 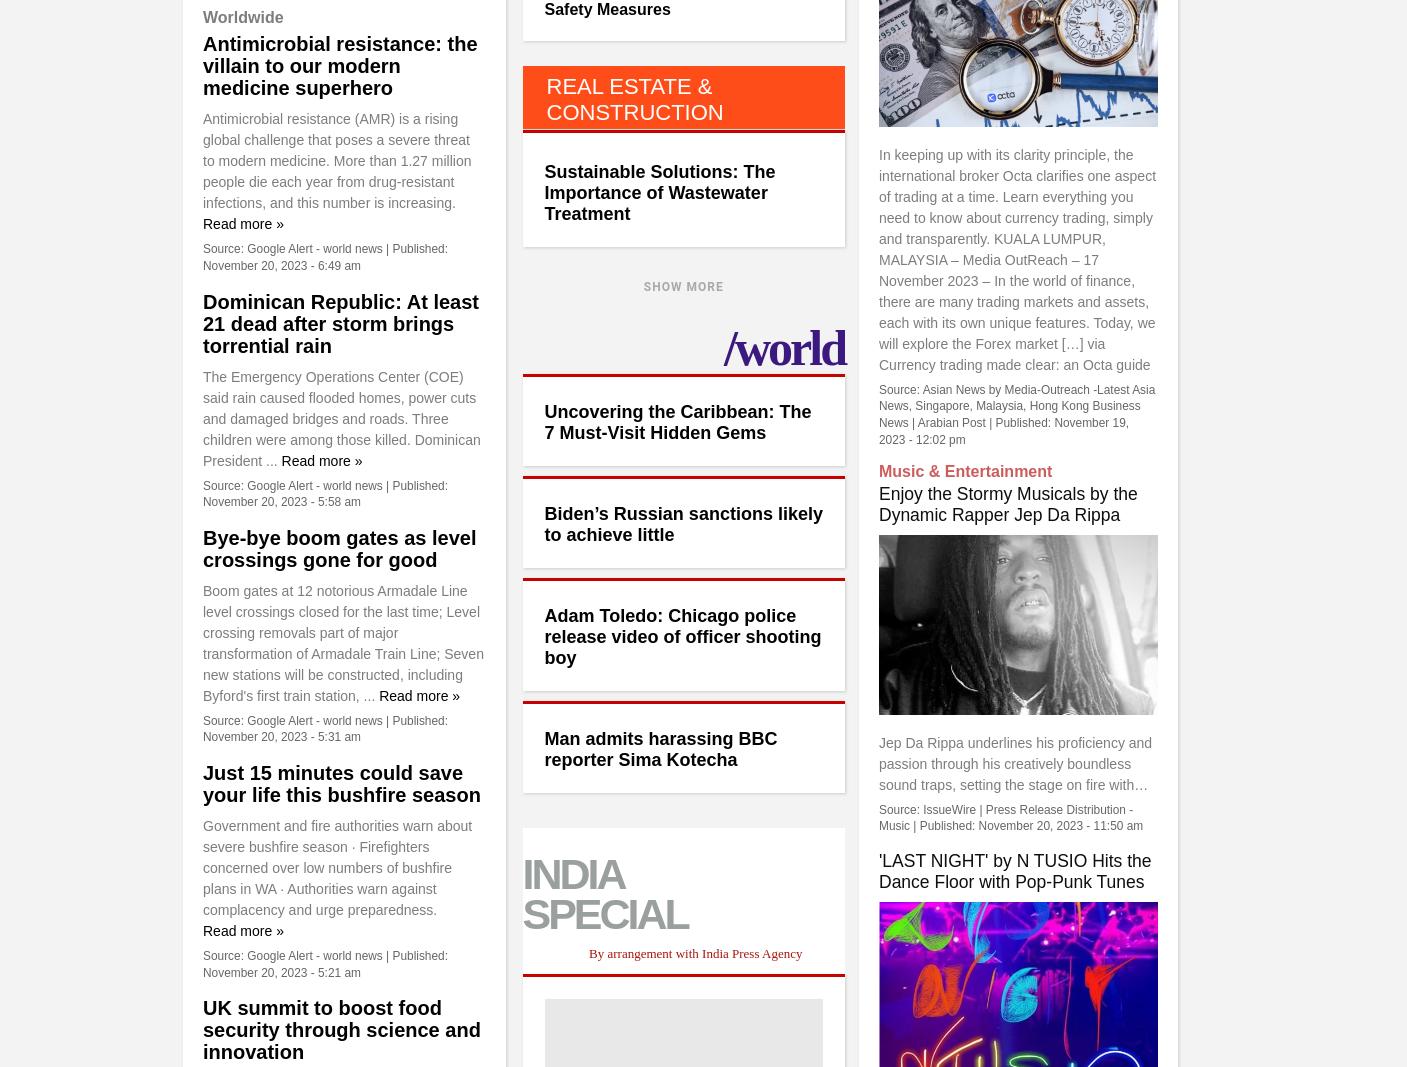 What do you see at coordinates (877, 816) in the screenshot?
I see `'IssueWire | Press Release Distribution - Music'` at bounding box center [877, 816].